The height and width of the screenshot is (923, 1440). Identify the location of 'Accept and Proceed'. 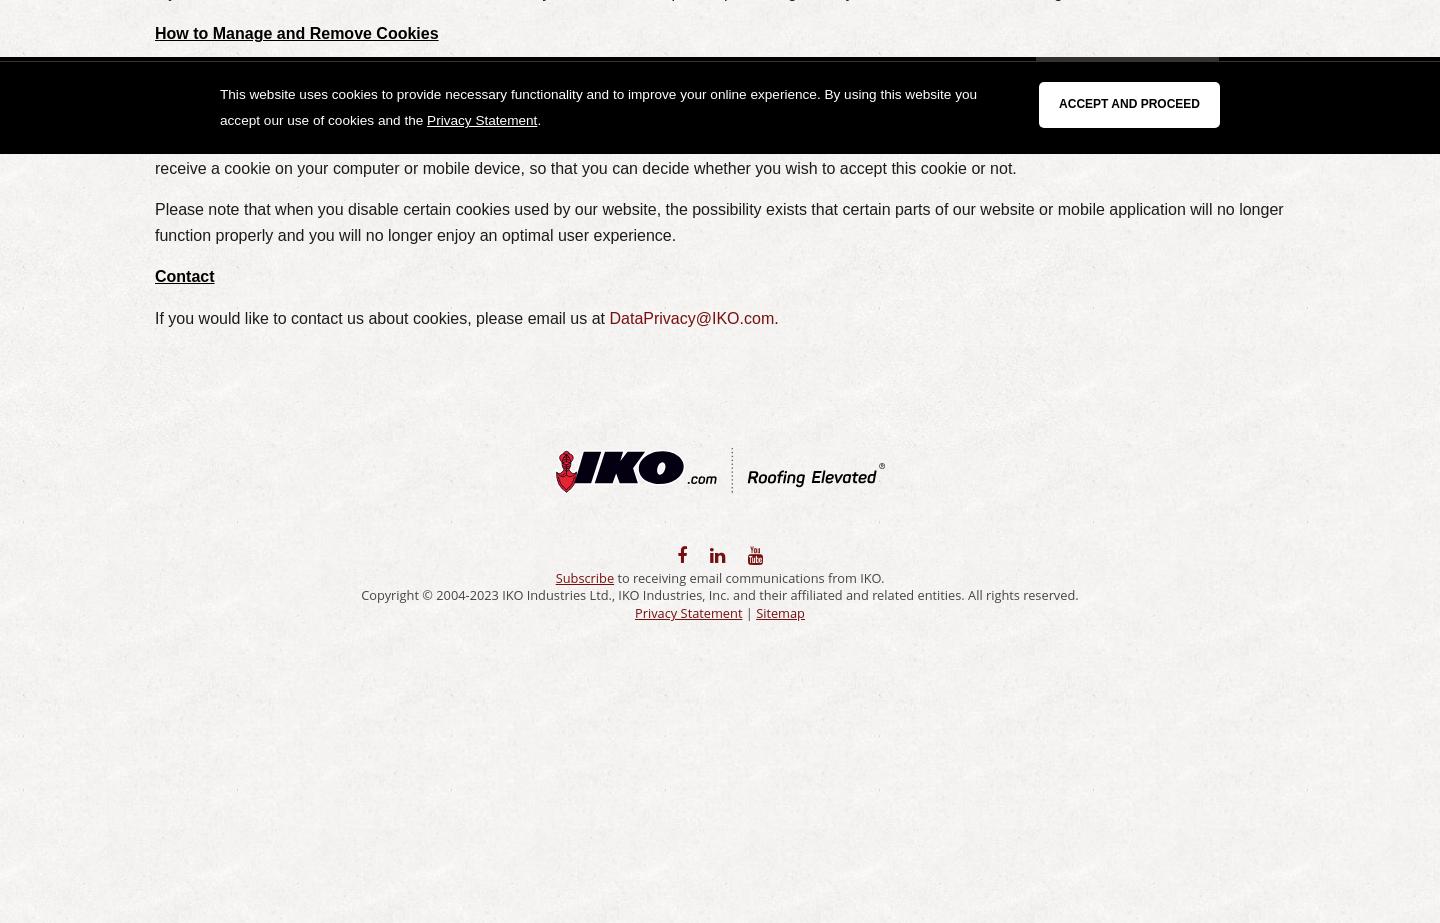
(1058, 104).